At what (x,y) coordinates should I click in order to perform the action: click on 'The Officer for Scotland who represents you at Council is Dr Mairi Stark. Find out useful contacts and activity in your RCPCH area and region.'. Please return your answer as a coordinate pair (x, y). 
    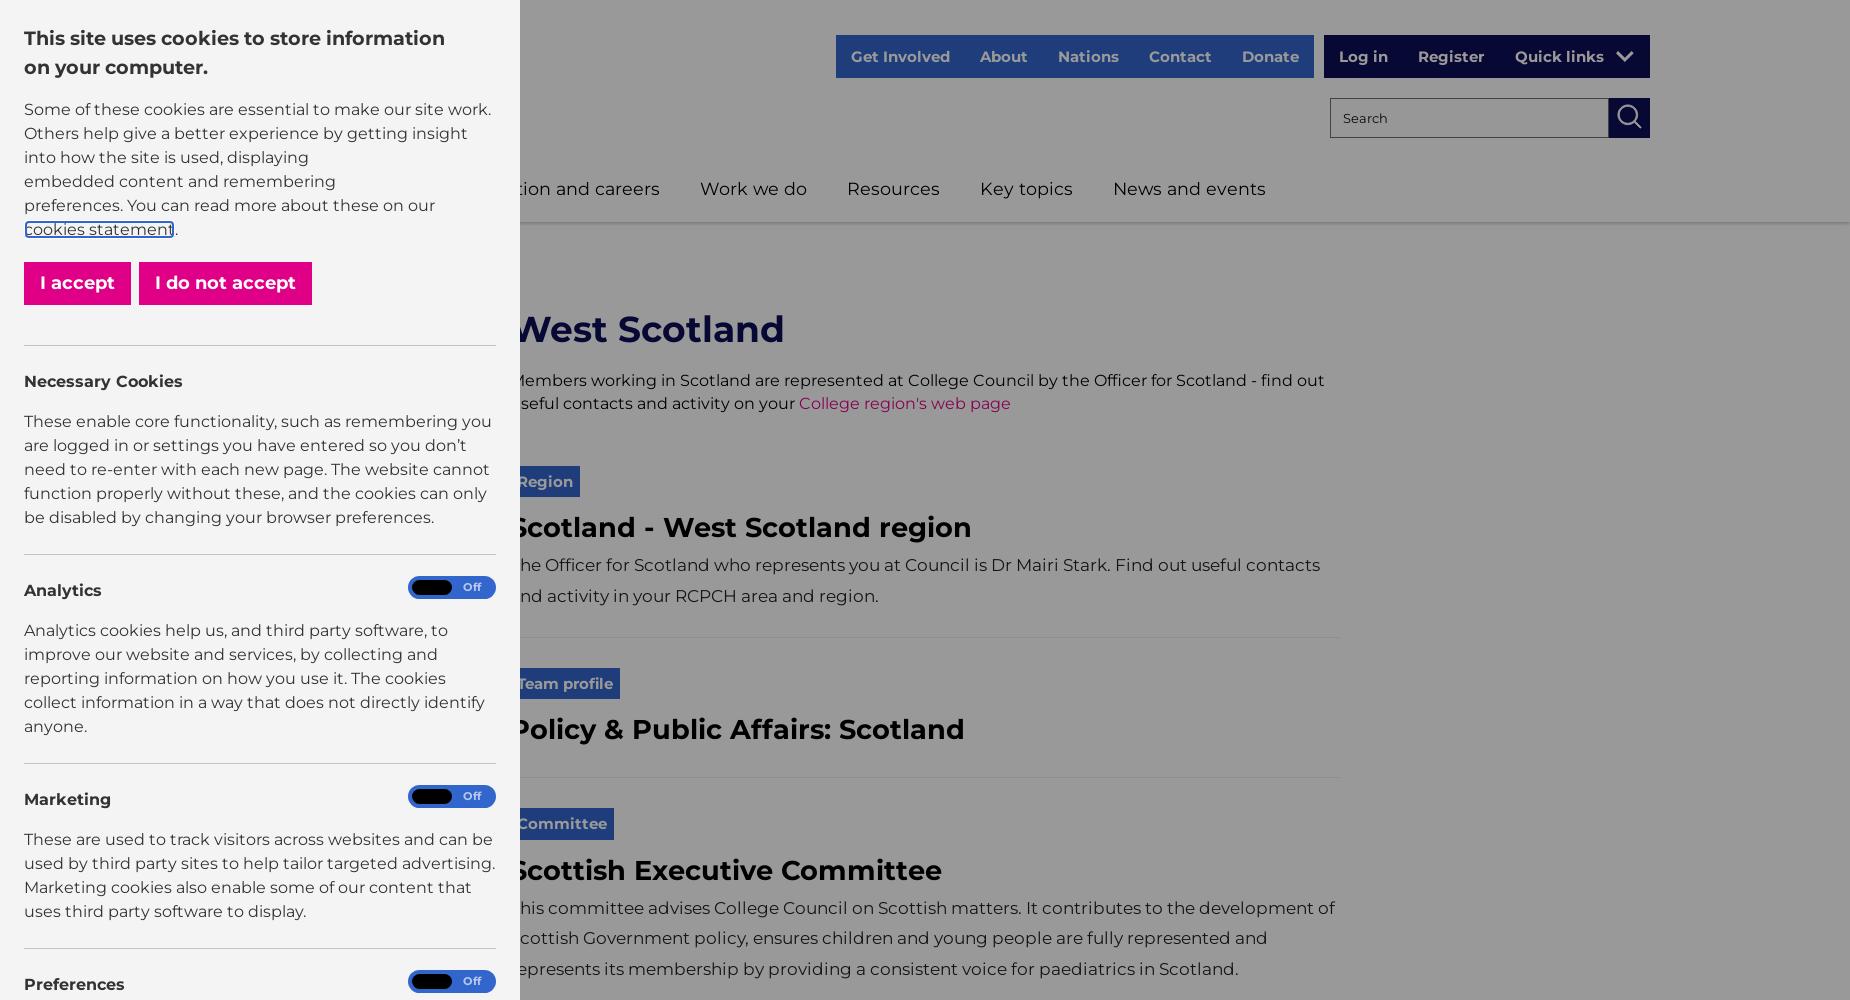
    Looking at the image, I should click on (510, 579).